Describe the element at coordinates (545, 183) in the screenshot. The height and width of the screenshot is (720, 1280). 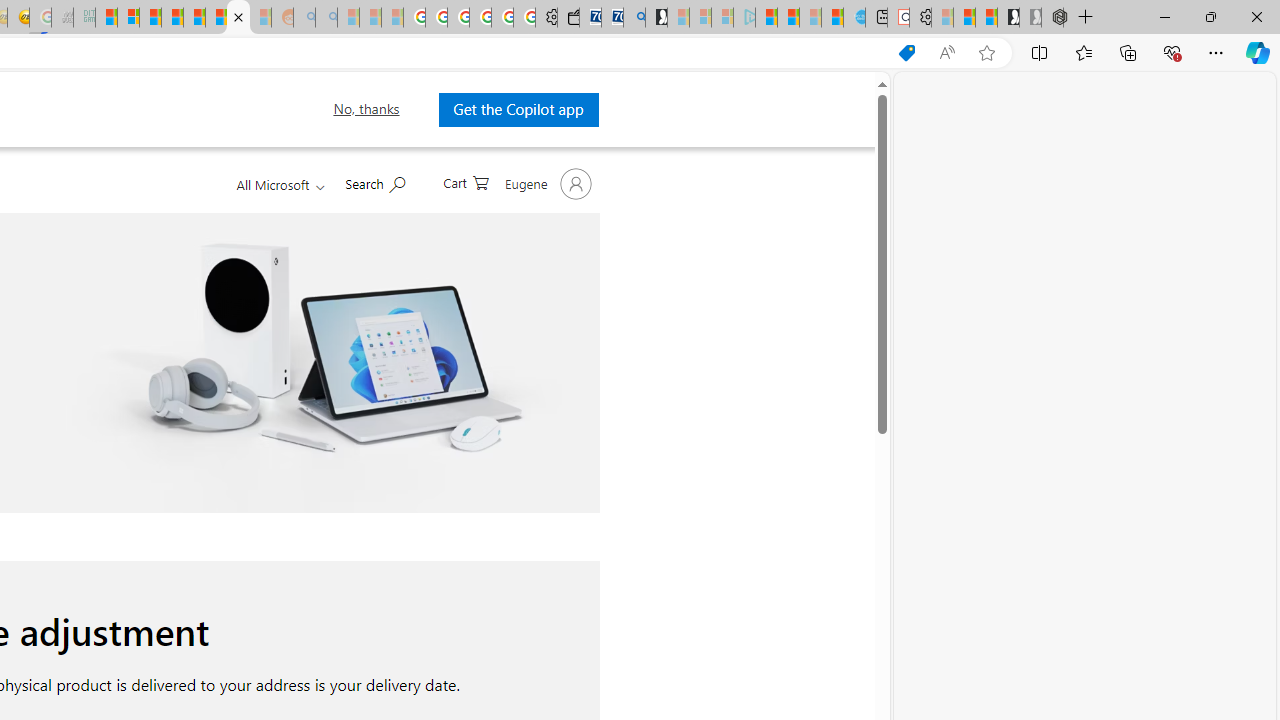
I see `'Account manager for Eugene'` at that location.